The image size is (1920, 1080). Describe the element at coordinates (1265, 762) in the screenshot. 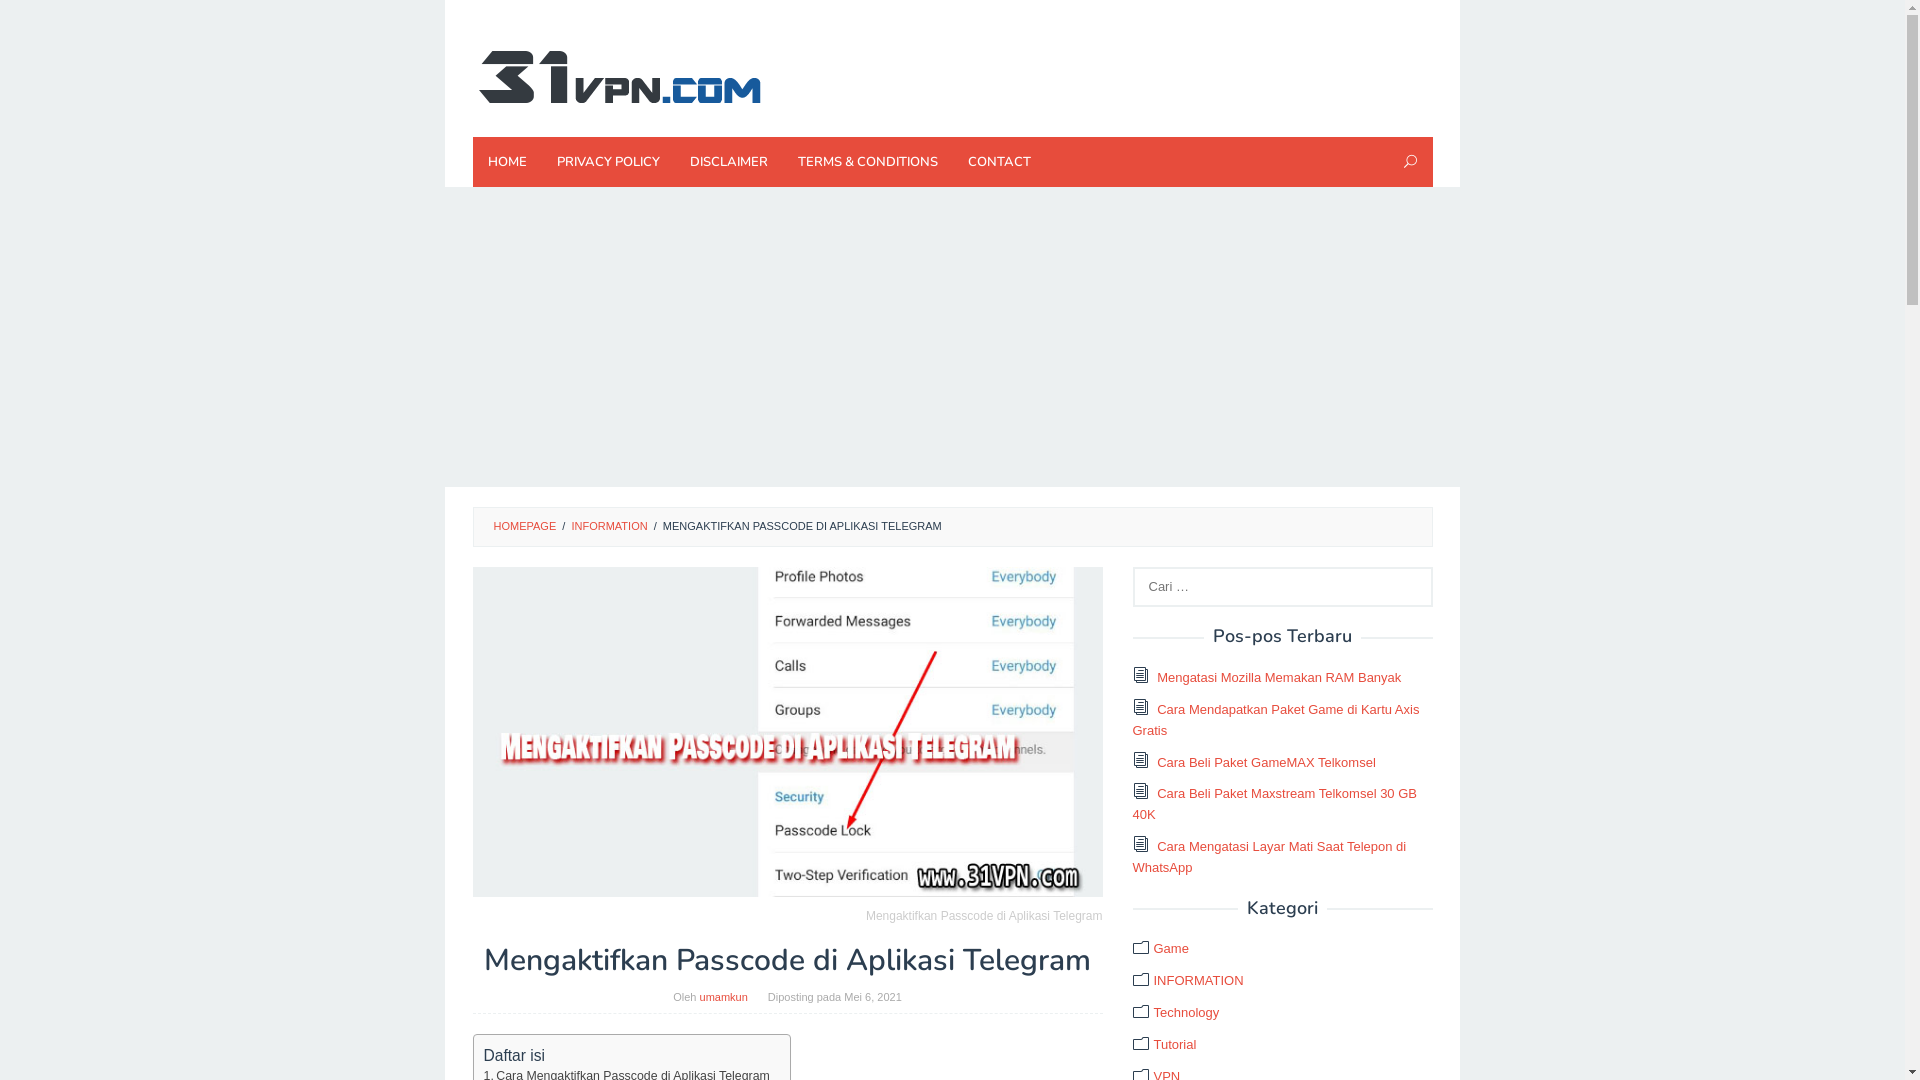

I see `'Cara Beli Paket GameMAX Telkomsel'` at that location.